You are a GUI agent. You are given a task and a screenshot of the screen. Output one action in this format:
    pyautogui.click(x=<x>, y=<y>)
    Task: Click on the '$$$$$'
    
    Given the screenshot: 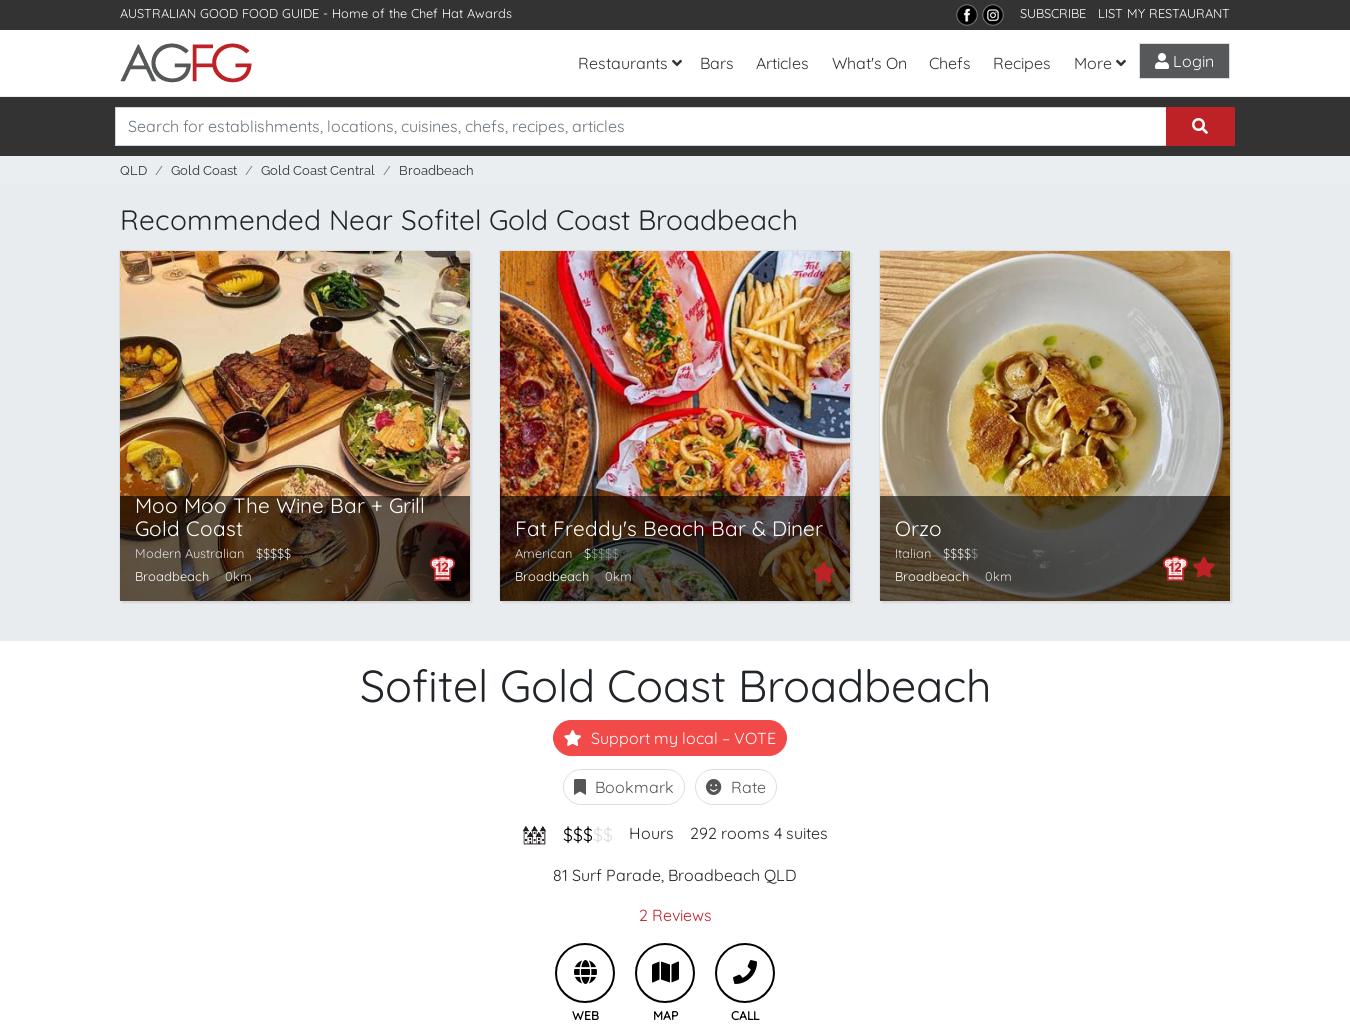 What is the action you would take?
    pyautogui.click(x=272, y=551)
    